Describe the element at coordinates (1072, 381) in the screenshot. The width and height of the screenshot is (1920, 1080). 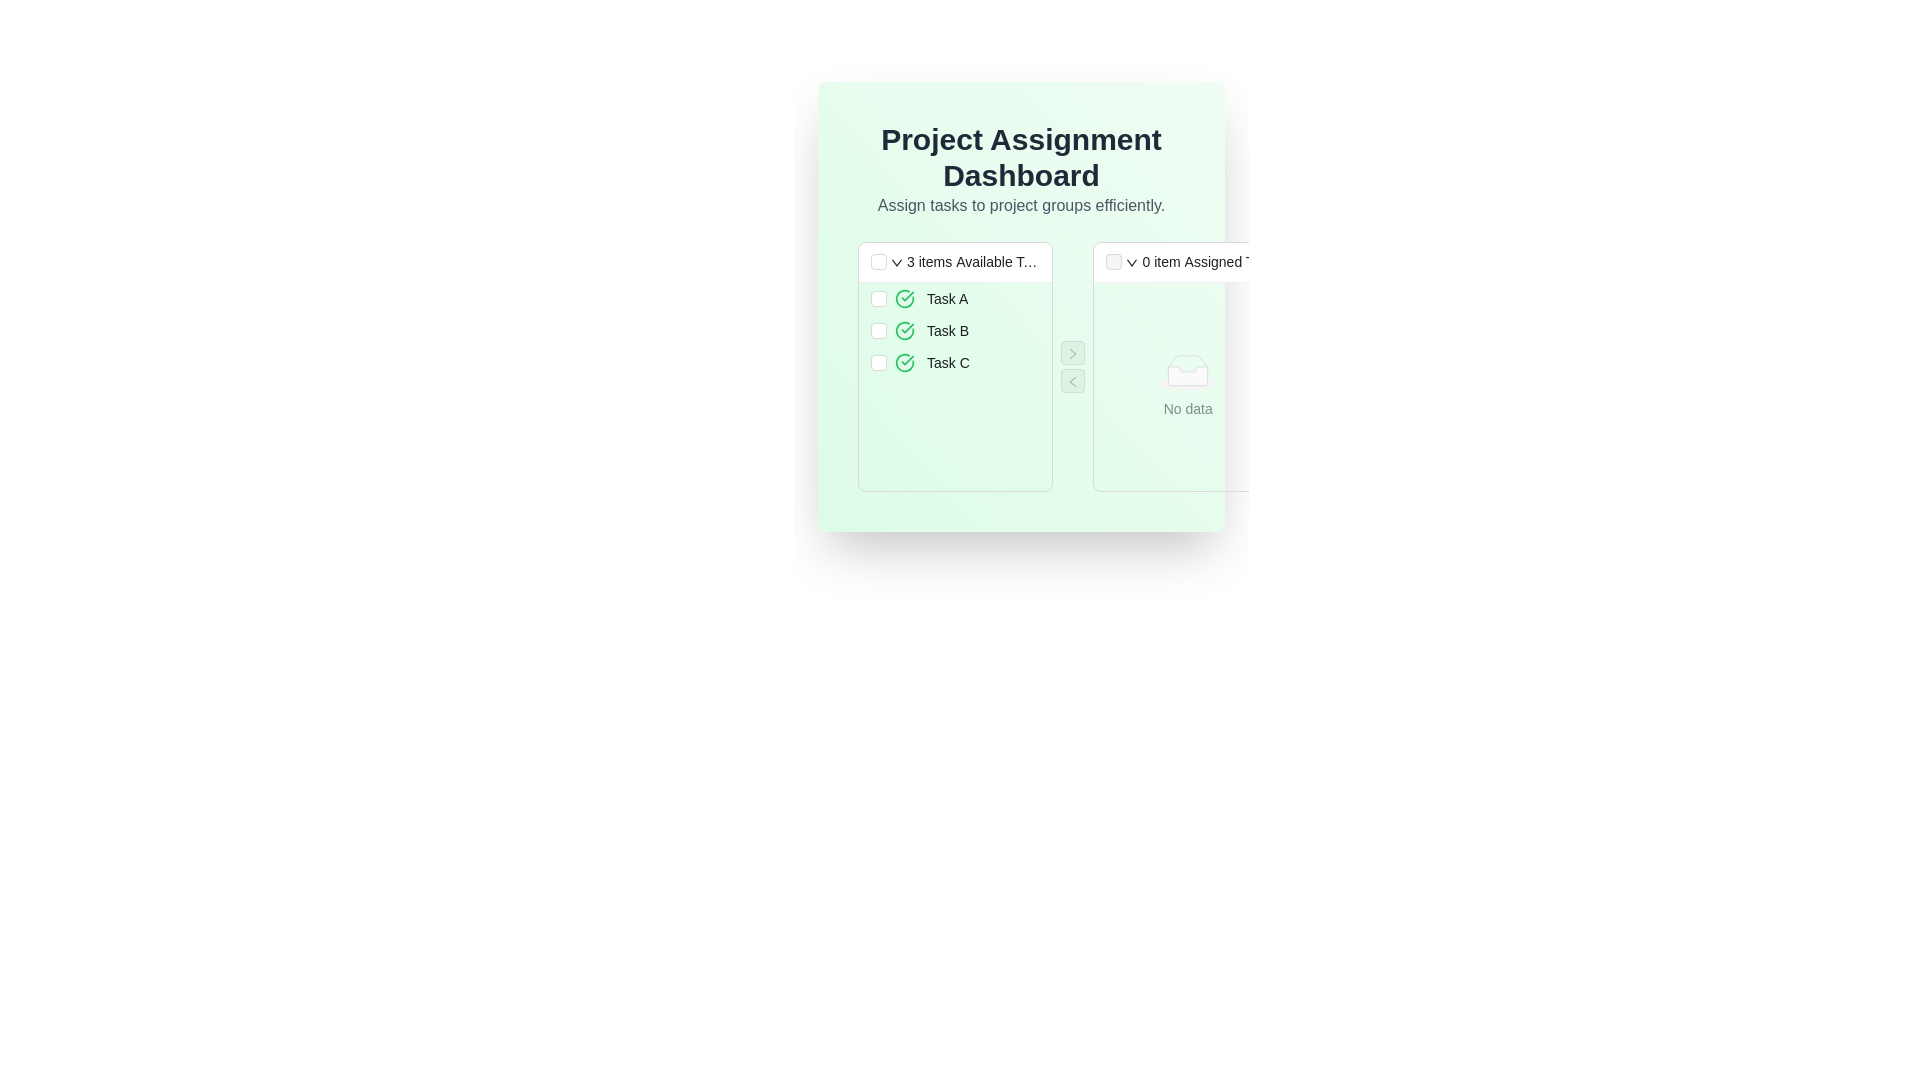
I see `the transfer button located between two task list panels, which is in the lower portion of a vertical stack of two similar arrow buttons` at that location.